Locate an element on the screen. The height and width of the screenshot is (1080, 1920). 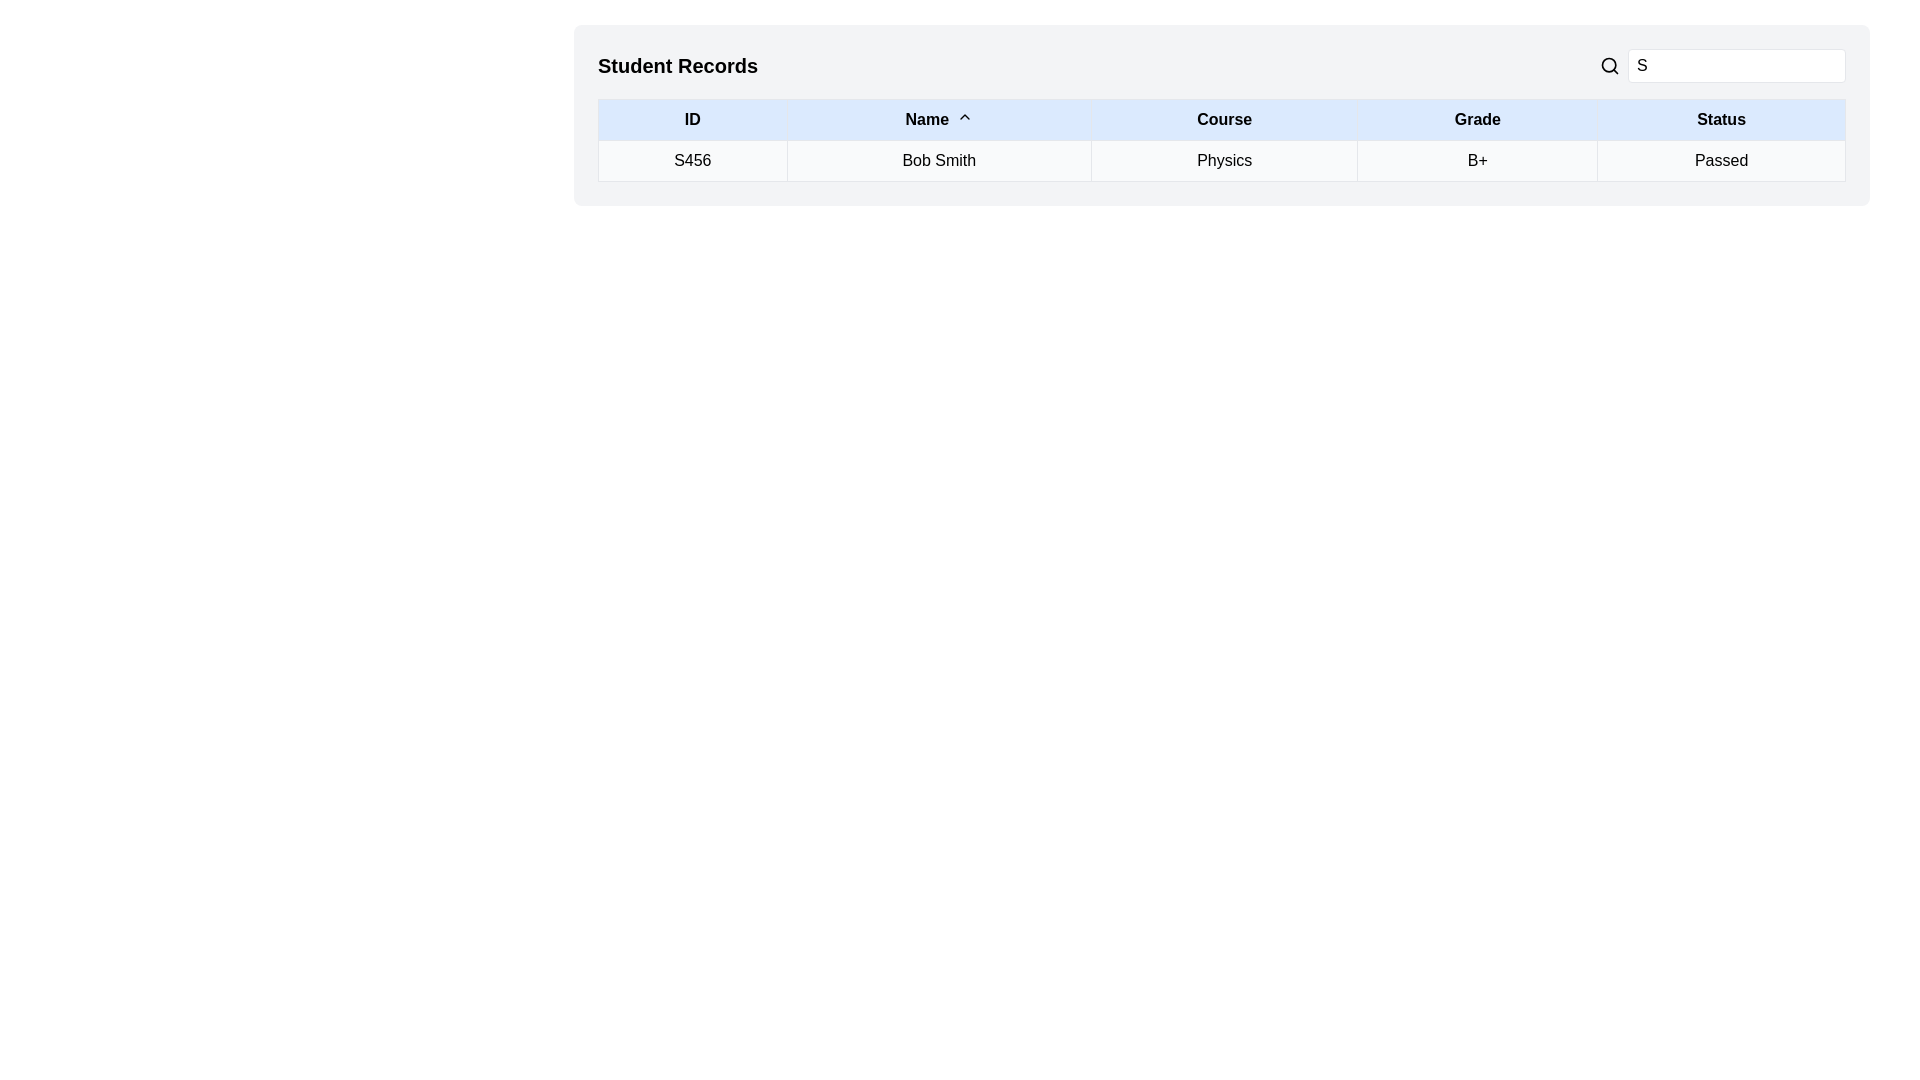
the search icon, which is a black magnifying glass located on the leftmost side of the horizontal section containing a search bar, to initiate a search is located at coordinates (1609, 64).